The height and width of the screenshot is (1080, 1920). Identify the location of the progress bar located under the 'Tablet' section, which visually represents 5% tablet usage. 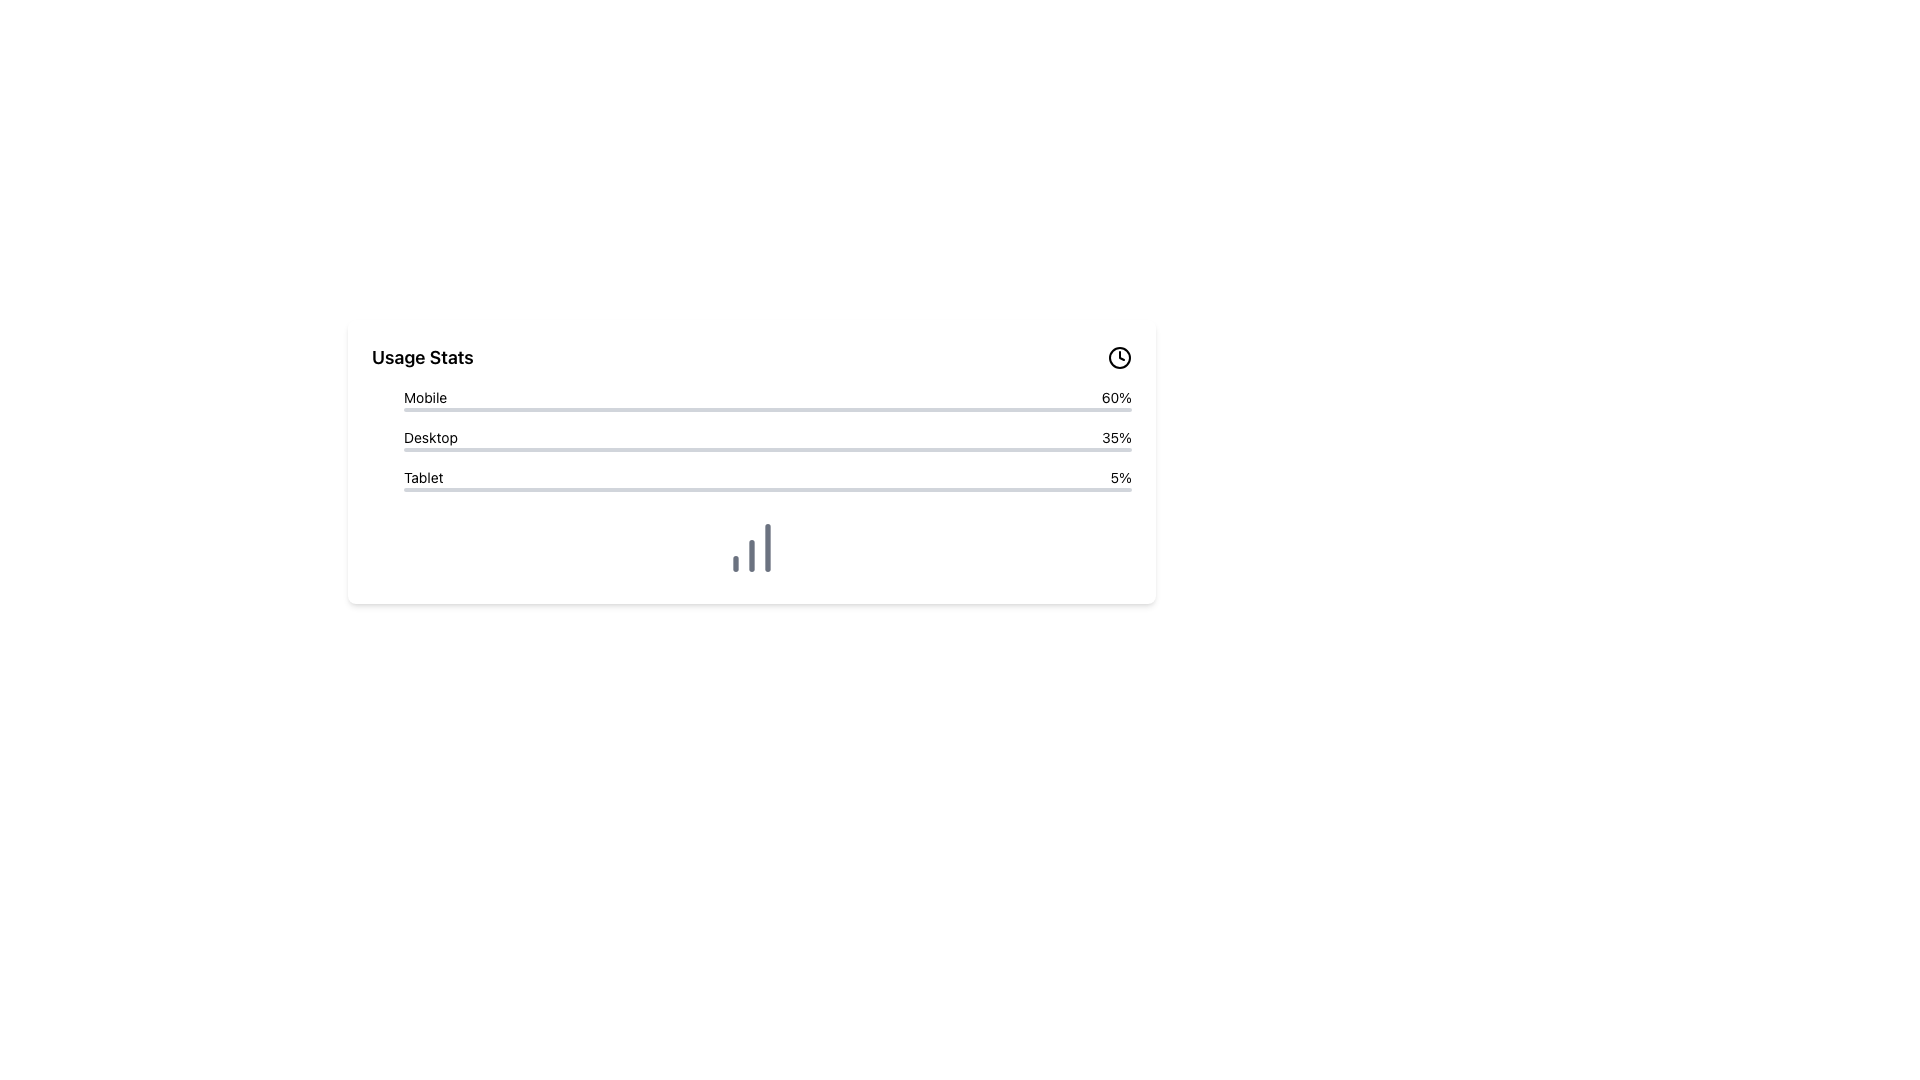
(767, 489).